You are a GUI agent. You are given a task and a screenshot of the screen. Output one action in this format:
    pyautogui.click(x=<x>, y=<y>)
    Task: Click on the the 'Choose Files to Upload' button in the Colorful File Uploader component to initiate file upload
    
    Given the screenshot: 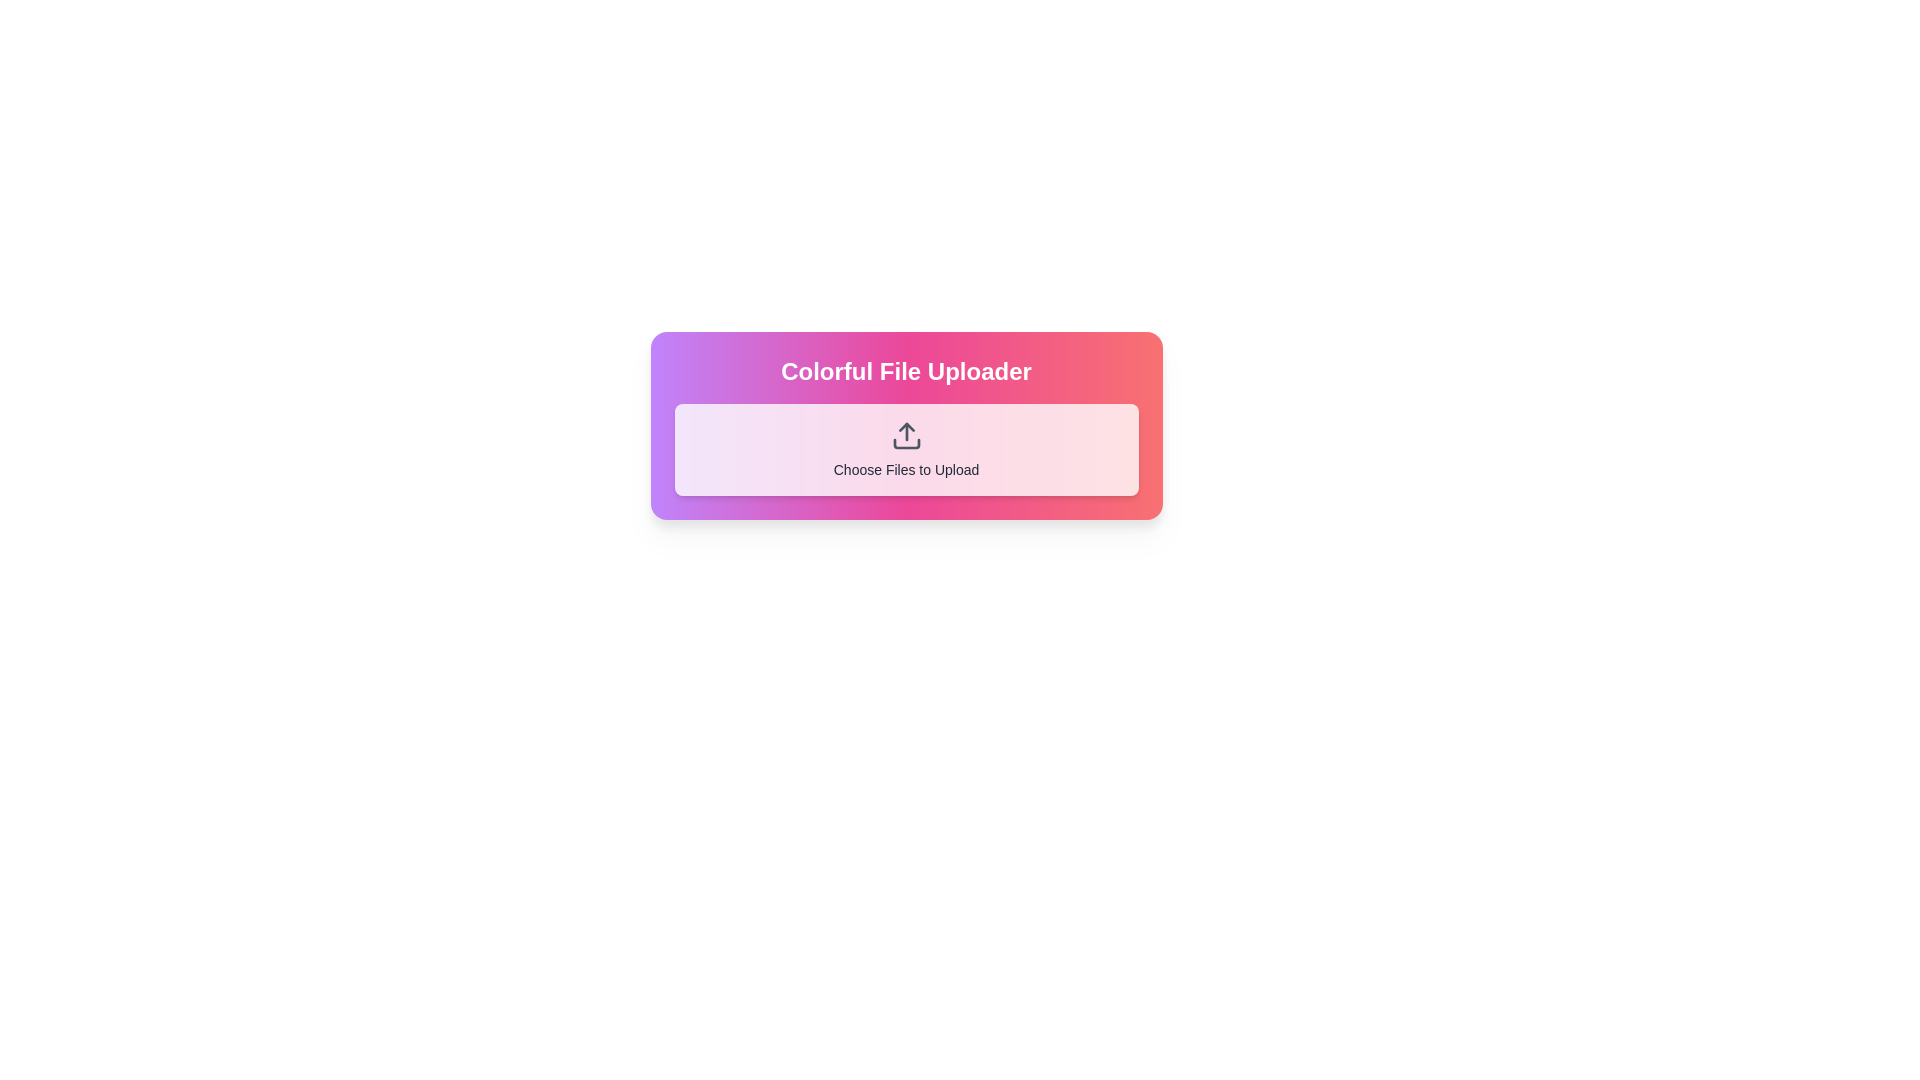 What is the action you would take?
    pyautogui.click(x=905, y=424)
    